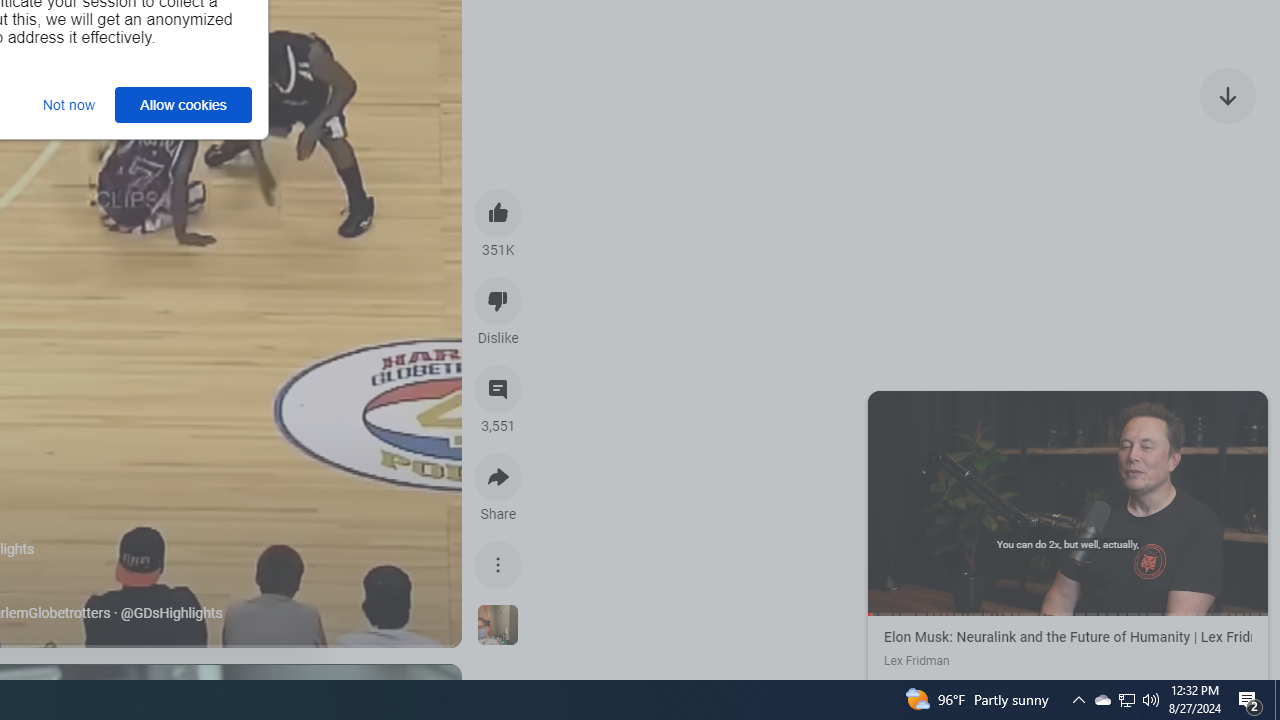 The width and height of the screenshot is (1280, 720). What do you see at coordinates (498, 477) in the screenshot?
I see `'Share'` at bounding box center [498, 477].